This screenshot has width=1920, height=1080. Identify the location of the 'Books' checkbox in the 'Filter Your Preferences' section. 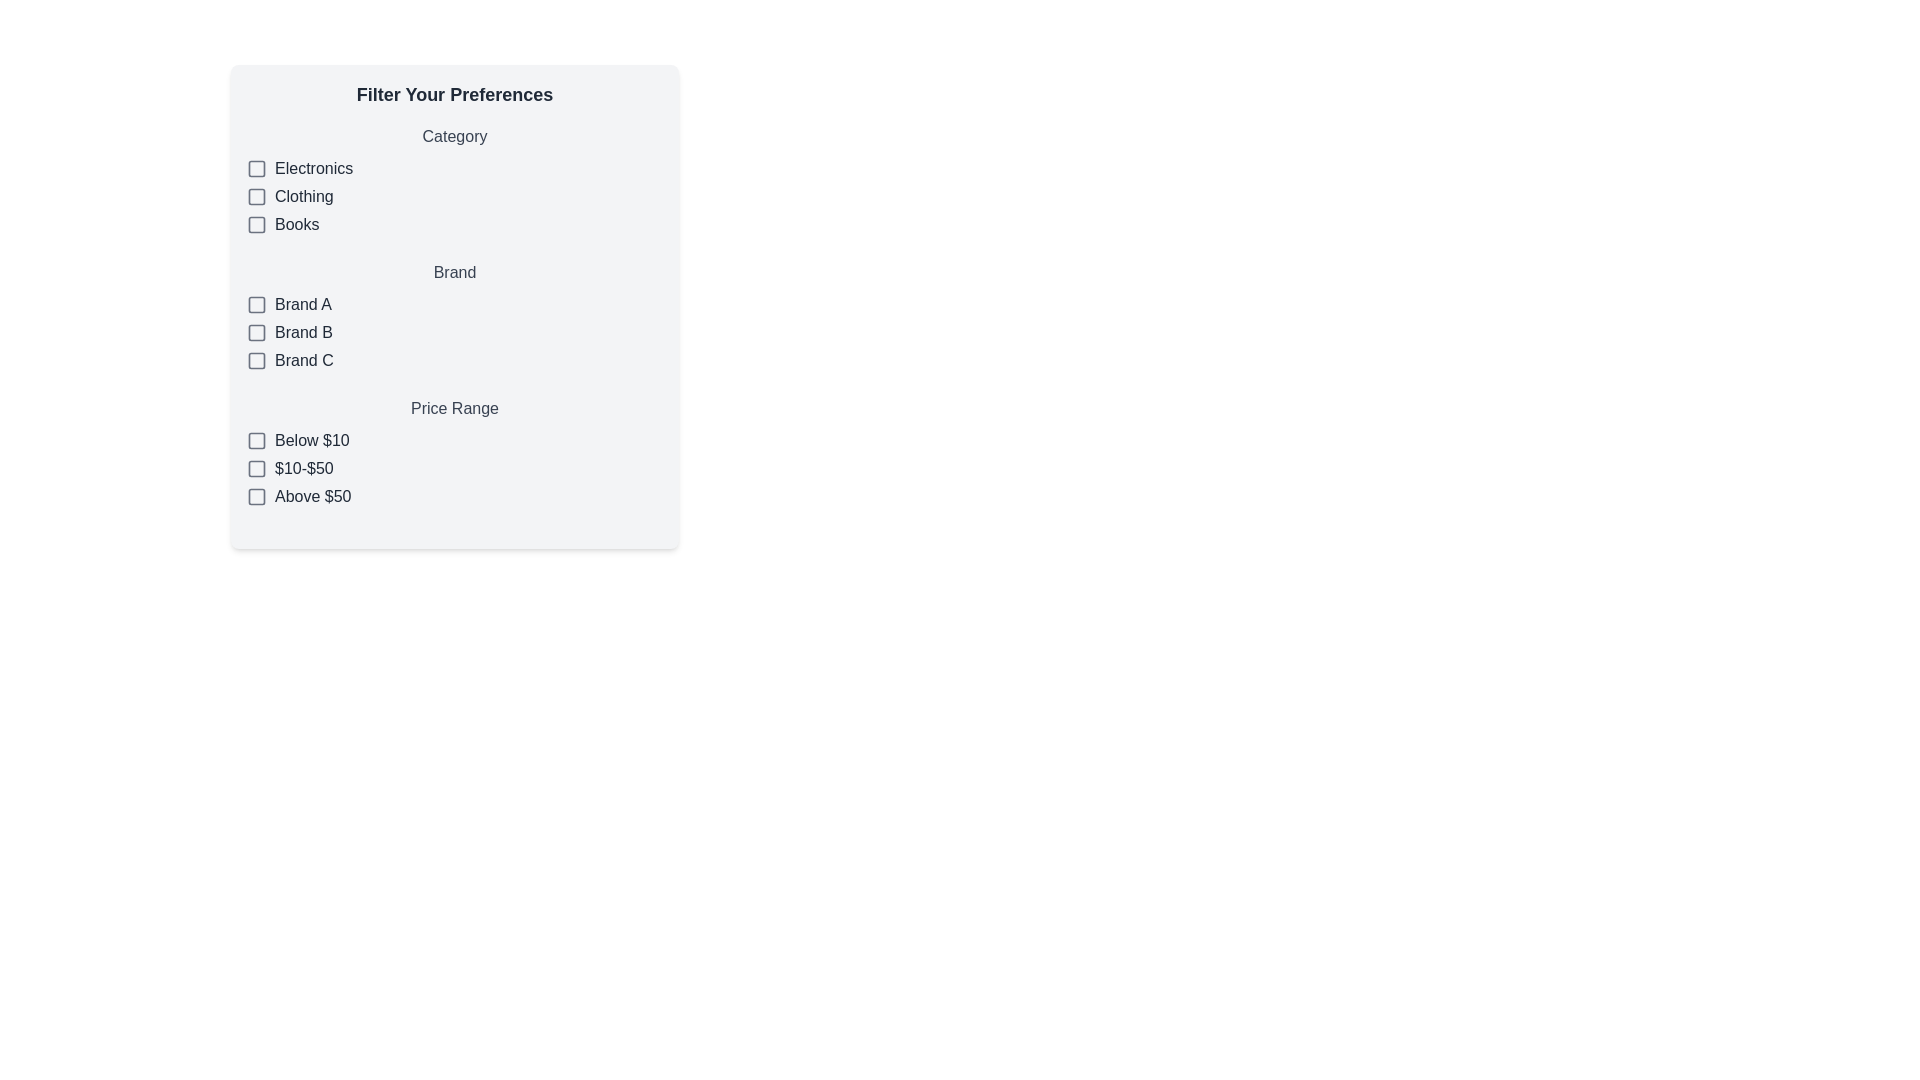
(256, 224).